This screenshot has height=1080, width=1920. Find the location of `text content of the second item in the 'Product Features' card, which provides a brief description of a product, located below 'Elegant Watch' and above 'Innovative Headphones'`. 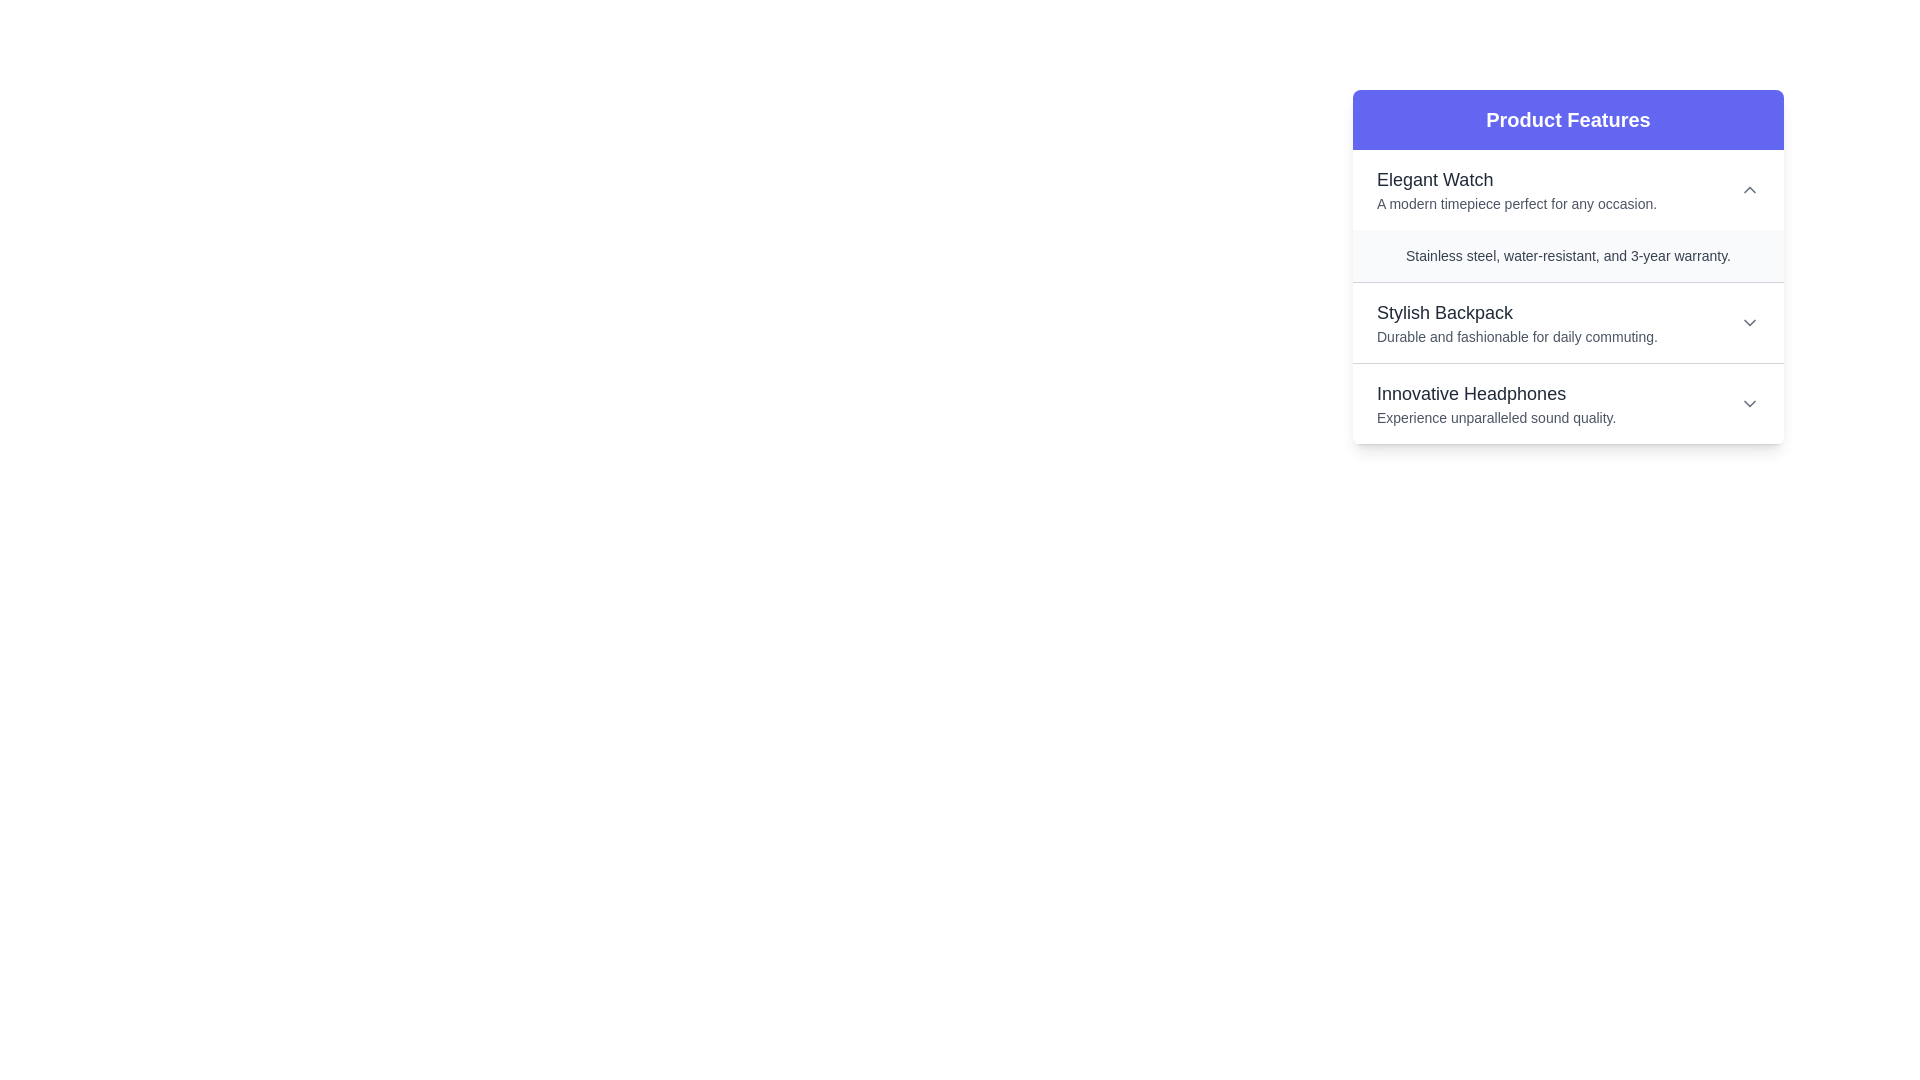

text content of the second item in the 'Product Features' card, which provides a brief description of a product, located below 'Elegant Watch' and above 'Innovative Headphones' is located at coordinates (1517, 322).